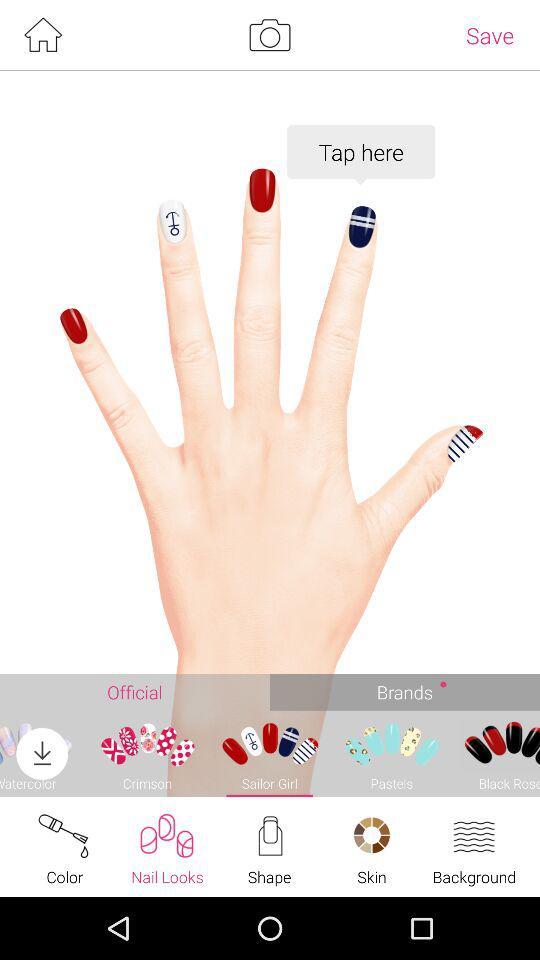 This screenshot has height=960, width=540. What do you see at coordinates (269, 36) in the screenshot?
I see `the photo icon` at bounding box center [269, 36].